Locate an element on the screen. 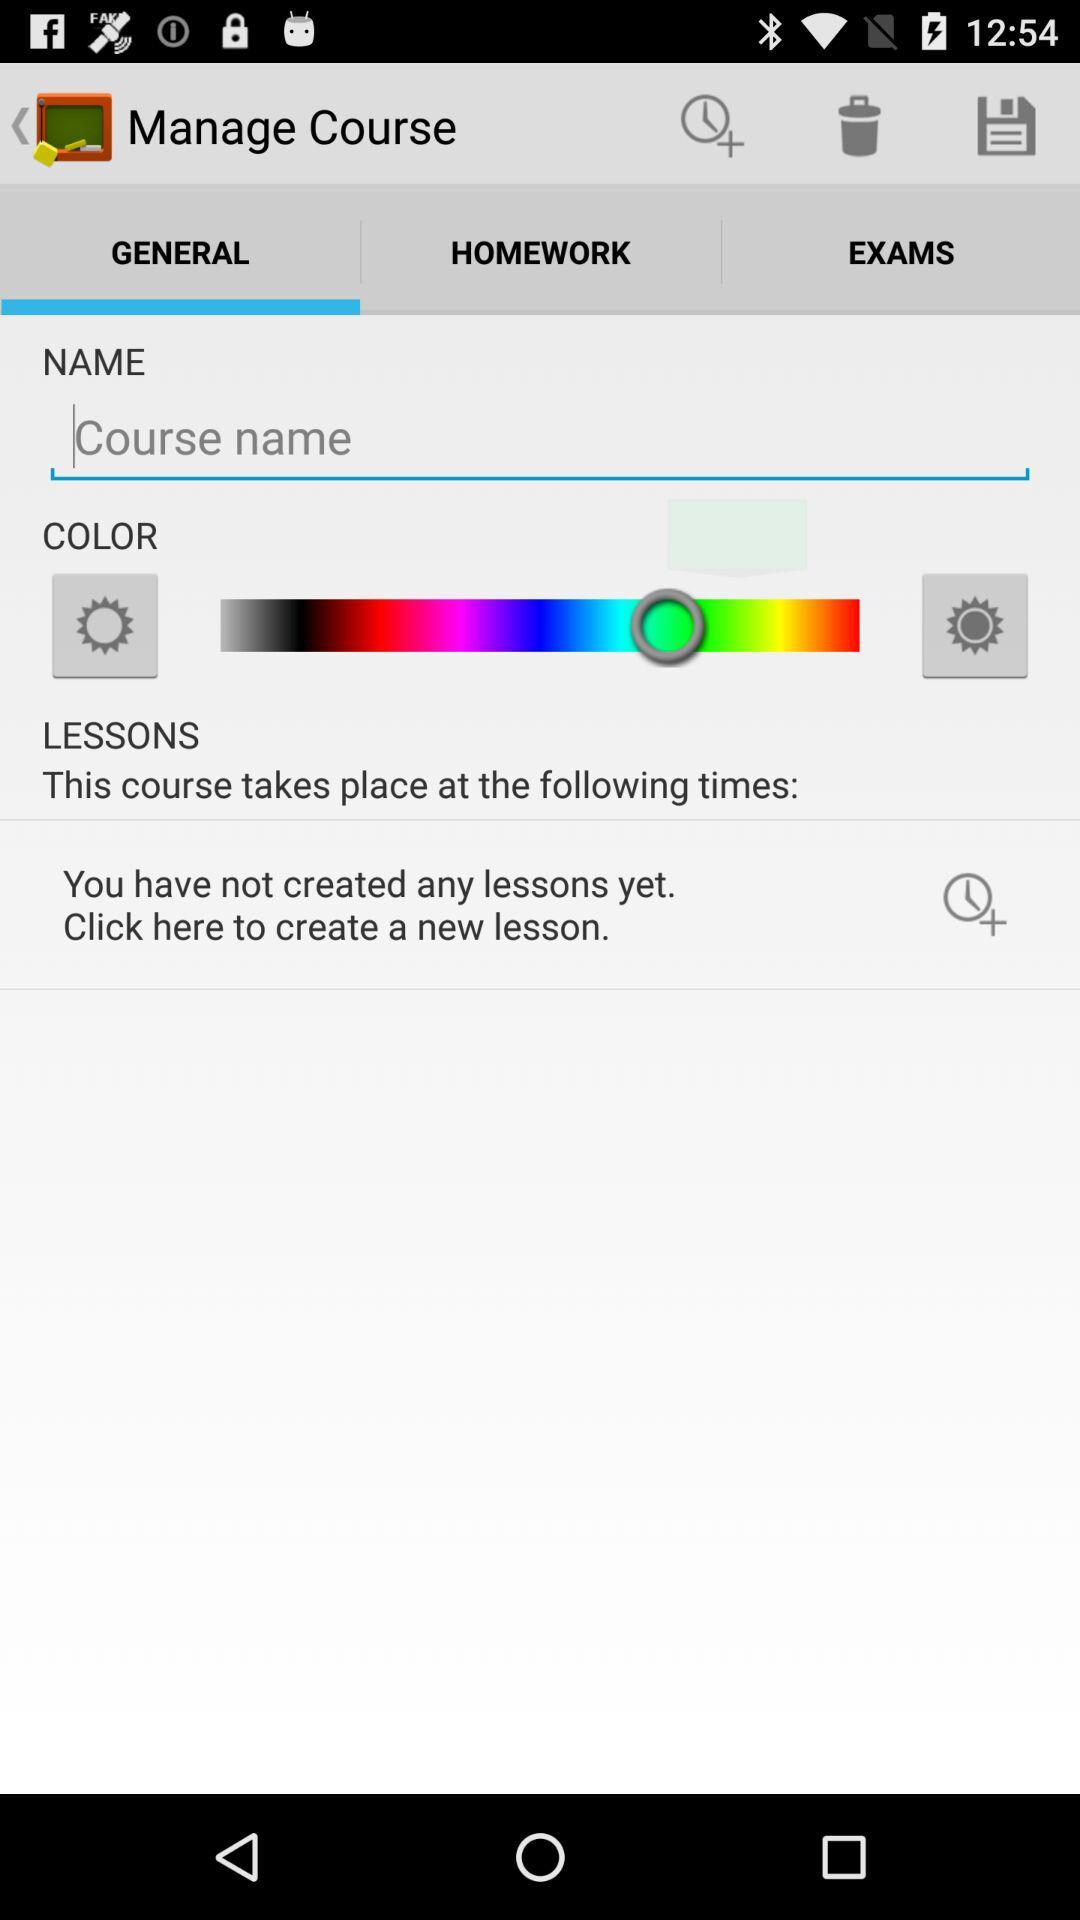 This screenshot has height=1920, width=1080. increase brightness is located at coordinates (974, 624).